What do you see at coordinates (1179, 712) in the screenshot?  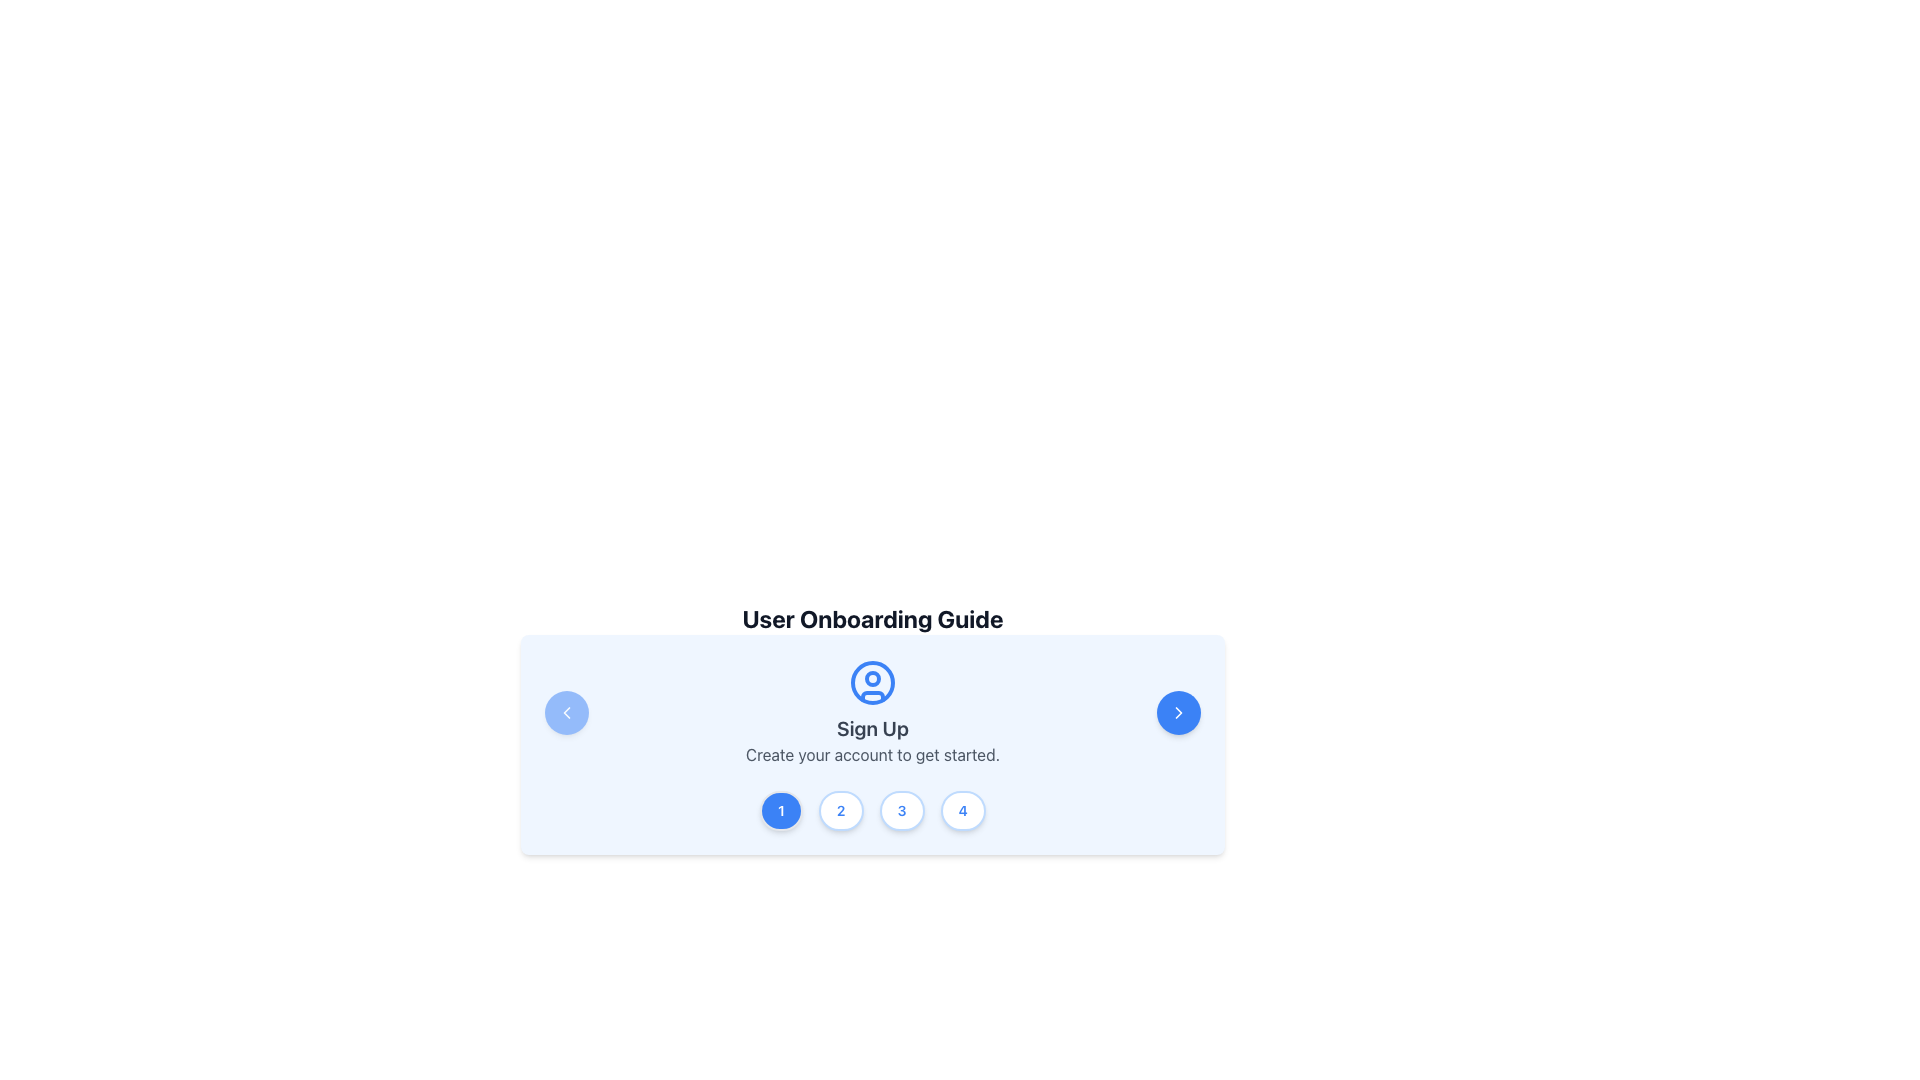 I see `the rightward chevron glyph icon located in the bottom-right portion of the panel` at bounding box center [1179, 712].